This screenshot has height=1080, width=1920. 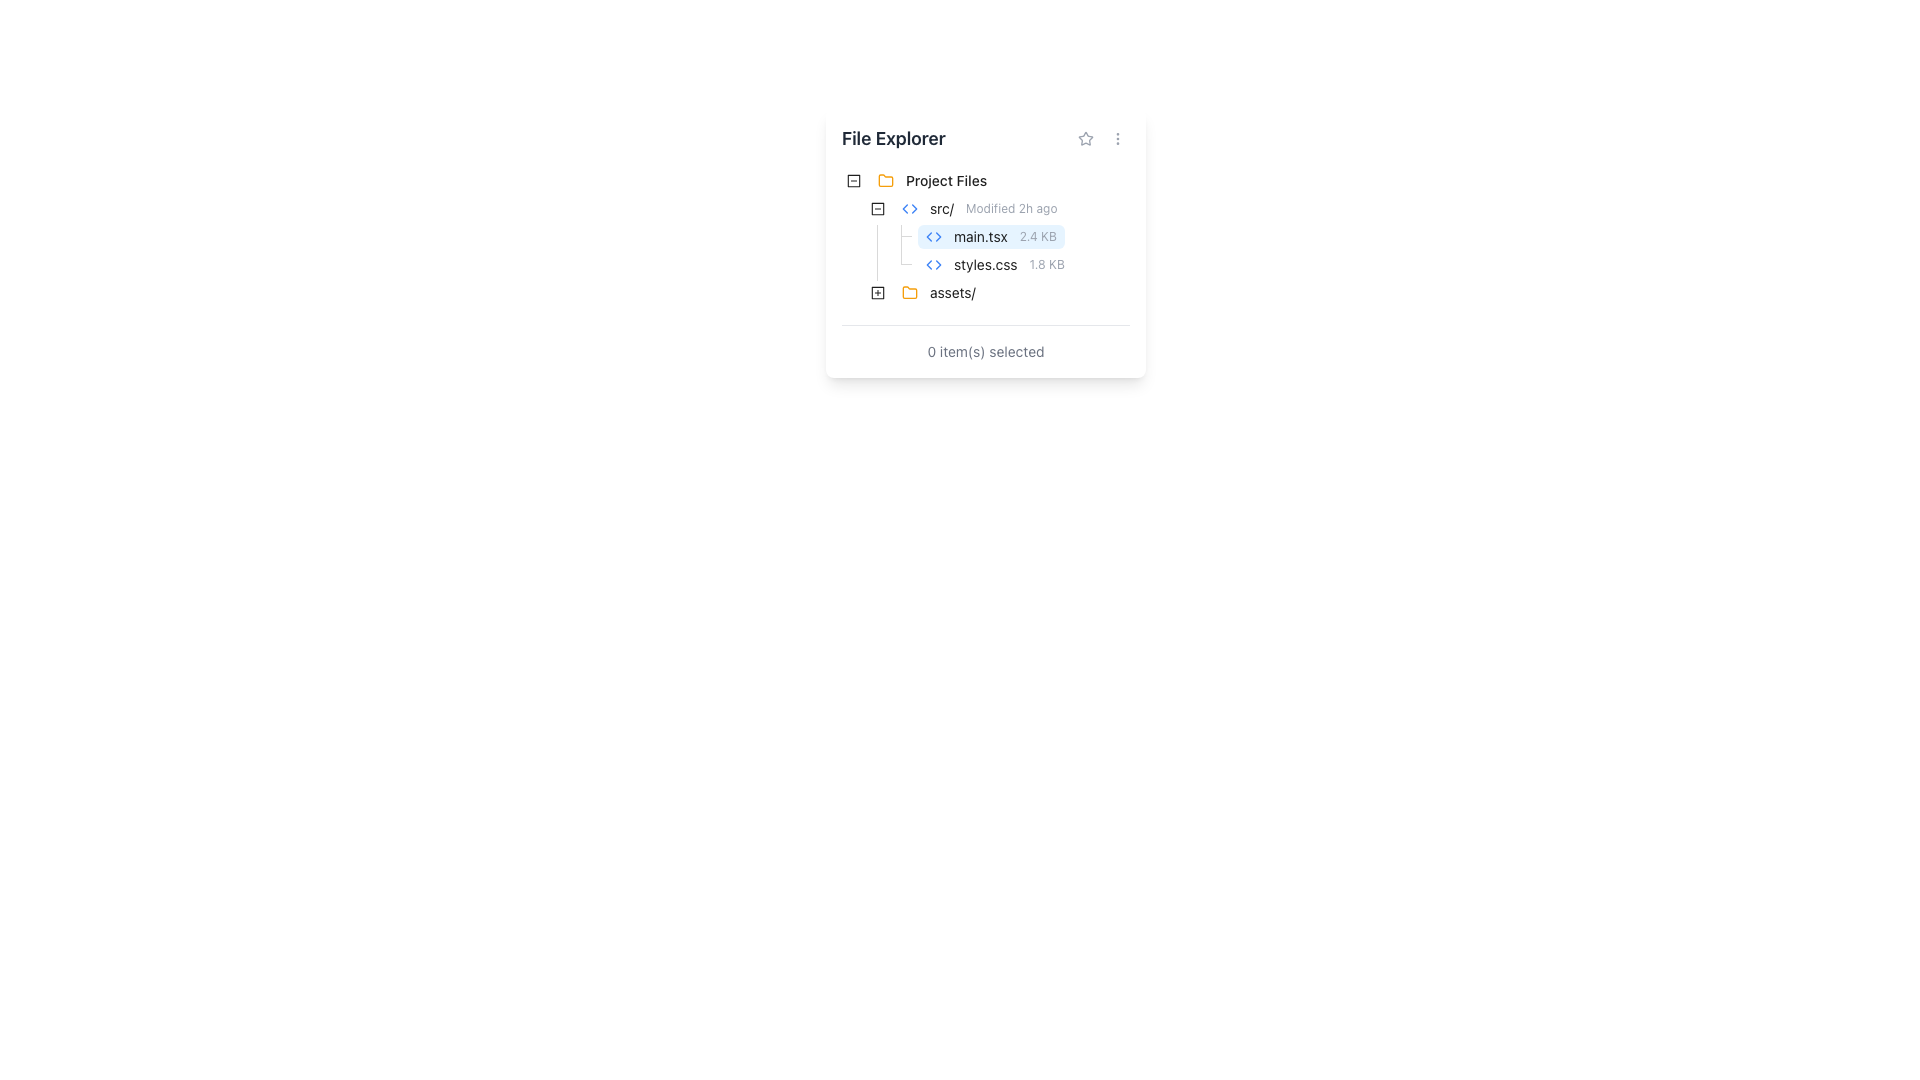 What do you see at coordinates (952, 208) in the screenshot?
I see `the 'src' folder label in the file explorer` at bounding box center [952, 208].